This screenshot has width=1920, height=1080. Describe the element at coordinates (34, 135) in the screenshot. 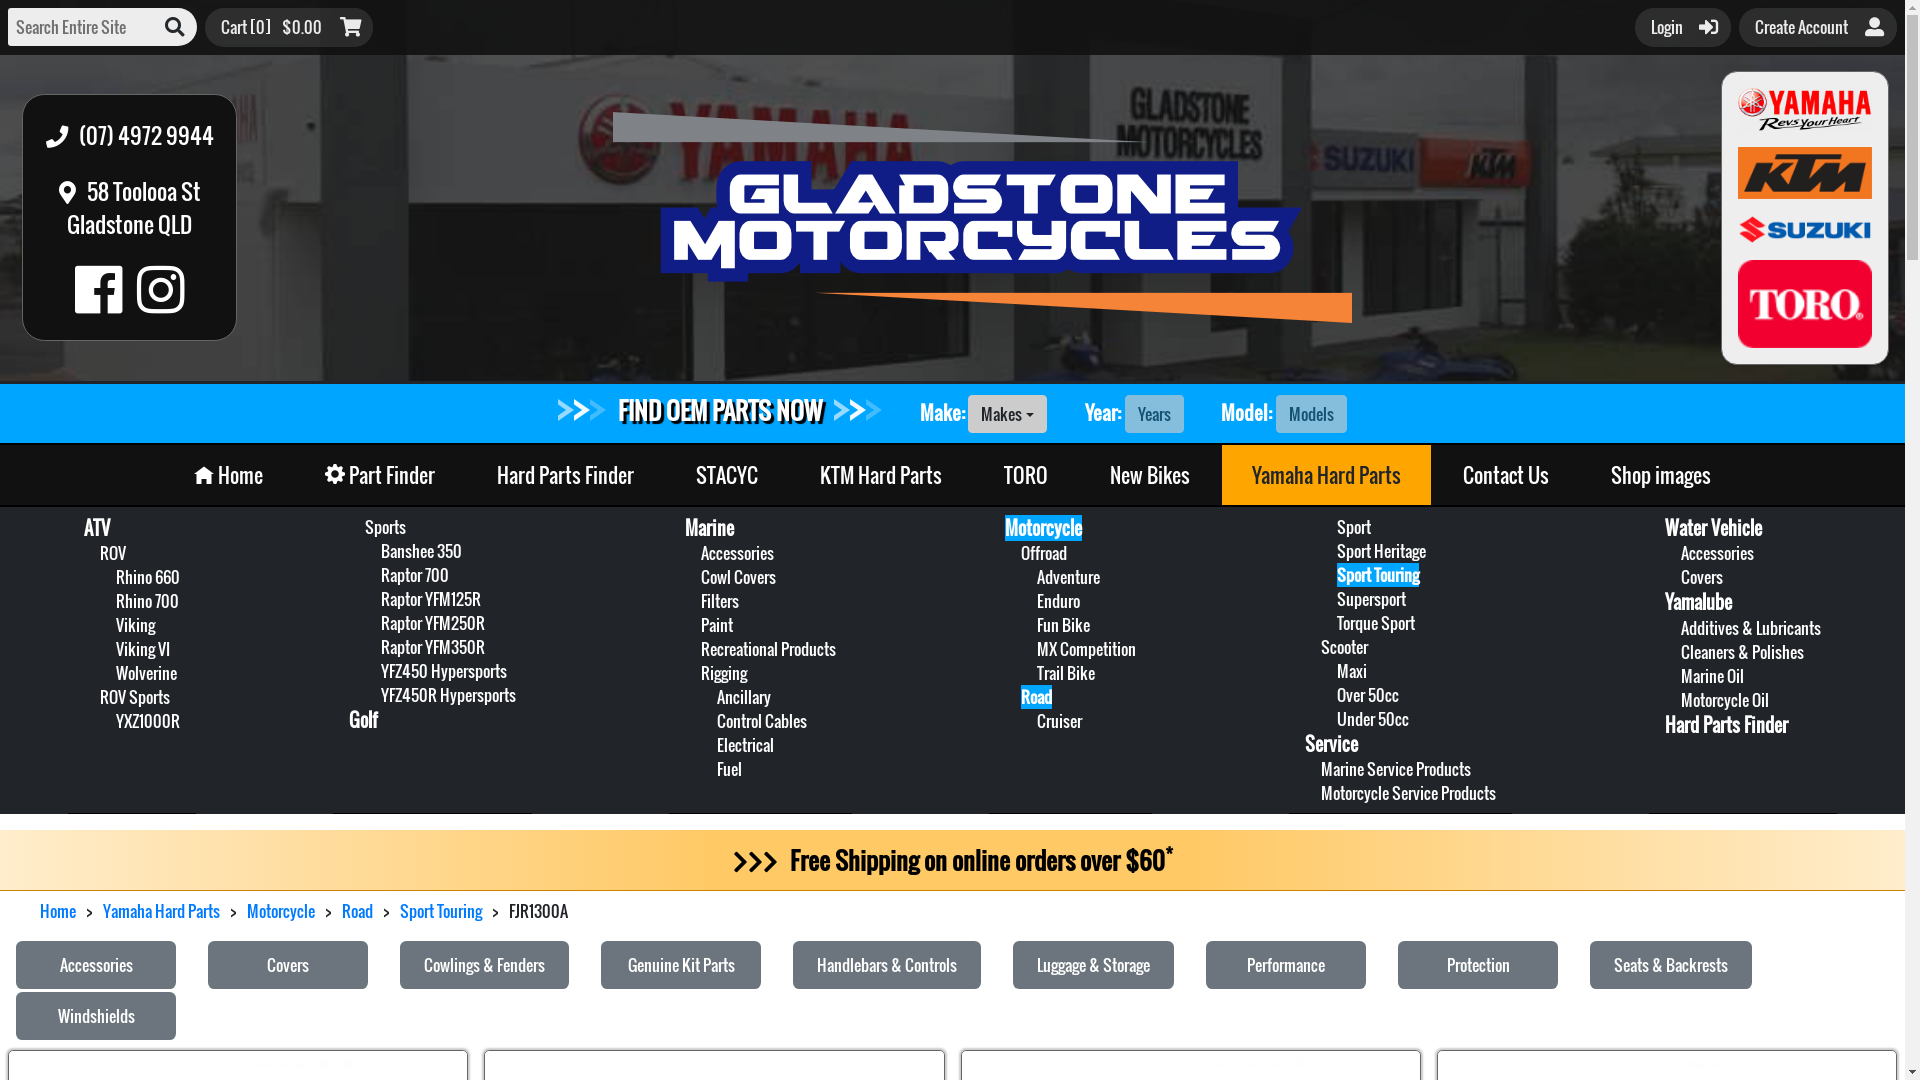

I see `'(07) 4972 9944'` at that location.